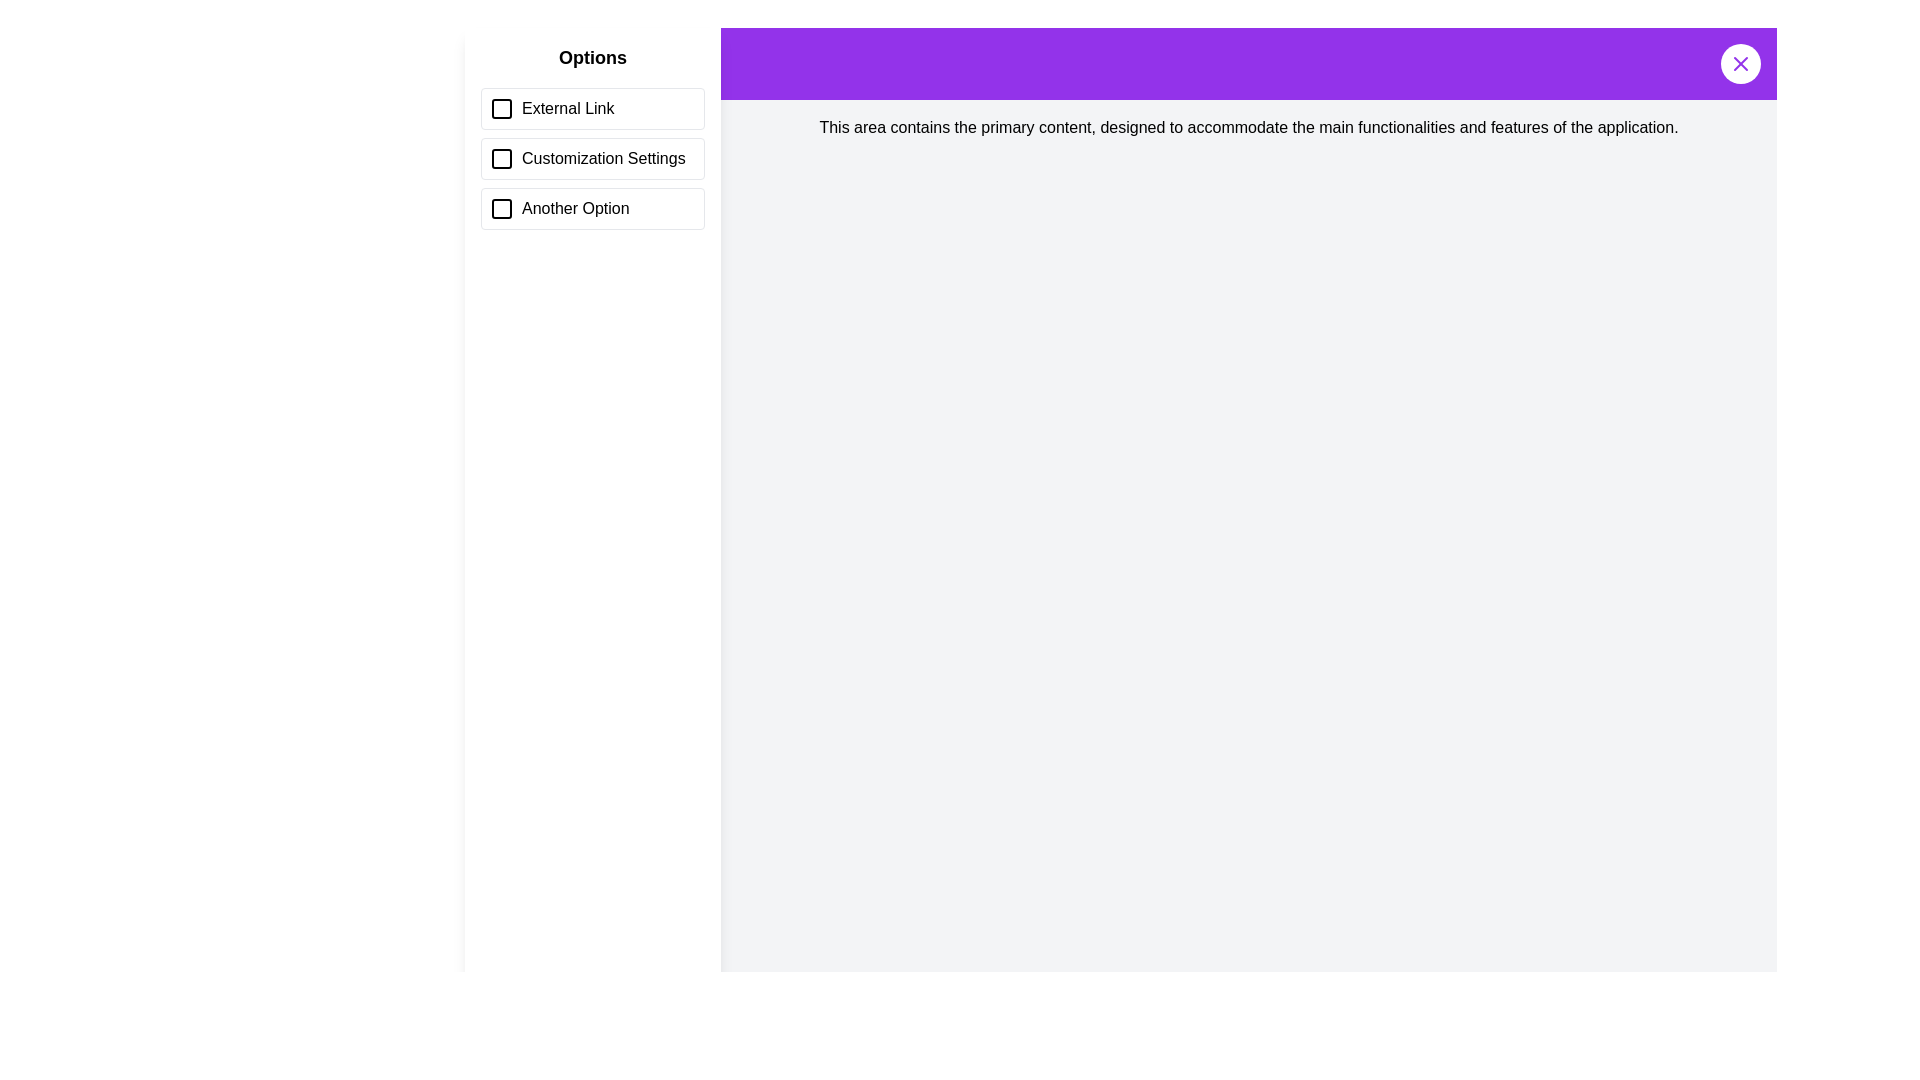 This screenshot has width=1920, height=1080. I want to click on the 'Customization Settings' list item in the sidebar, so click(592, 157).